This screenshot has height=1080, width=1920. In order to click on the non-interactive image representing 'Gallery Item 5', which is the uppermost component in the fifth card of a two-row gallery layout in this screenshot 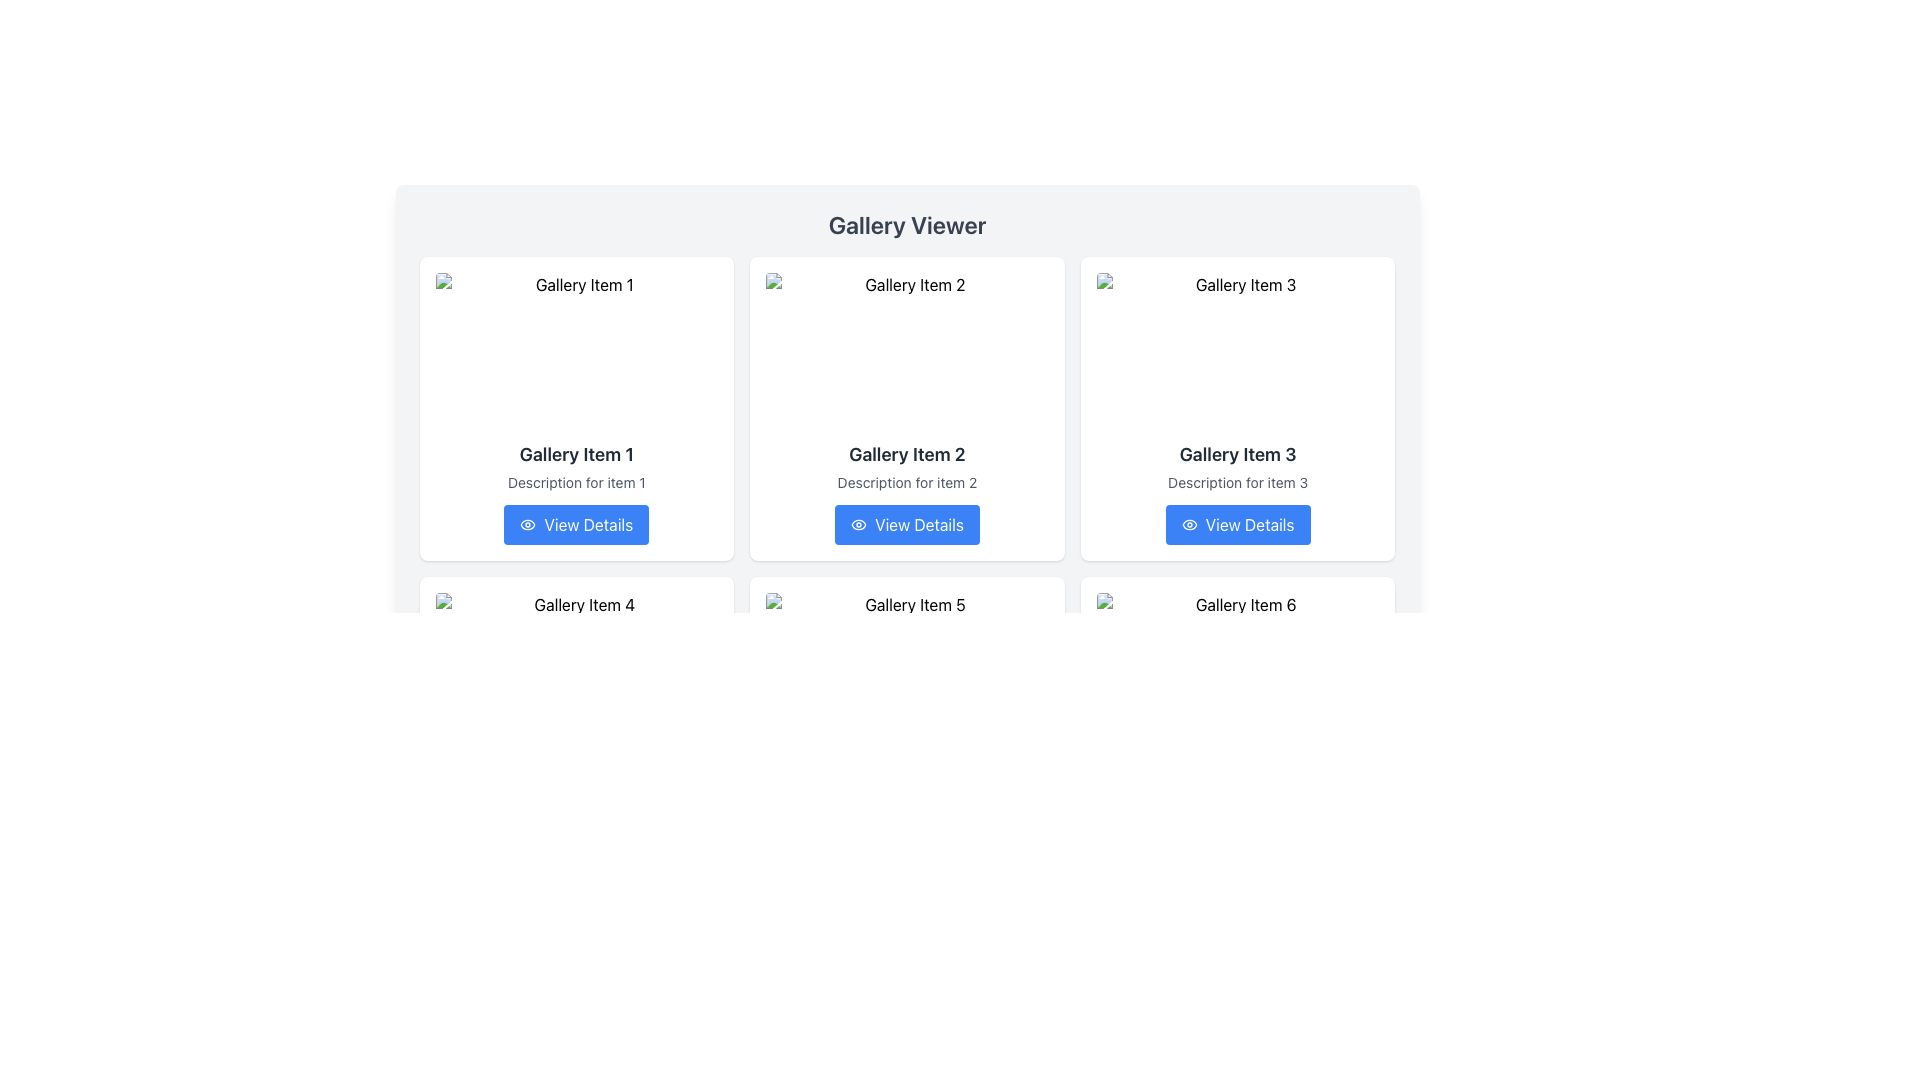, I will do `click(906, 672)`.